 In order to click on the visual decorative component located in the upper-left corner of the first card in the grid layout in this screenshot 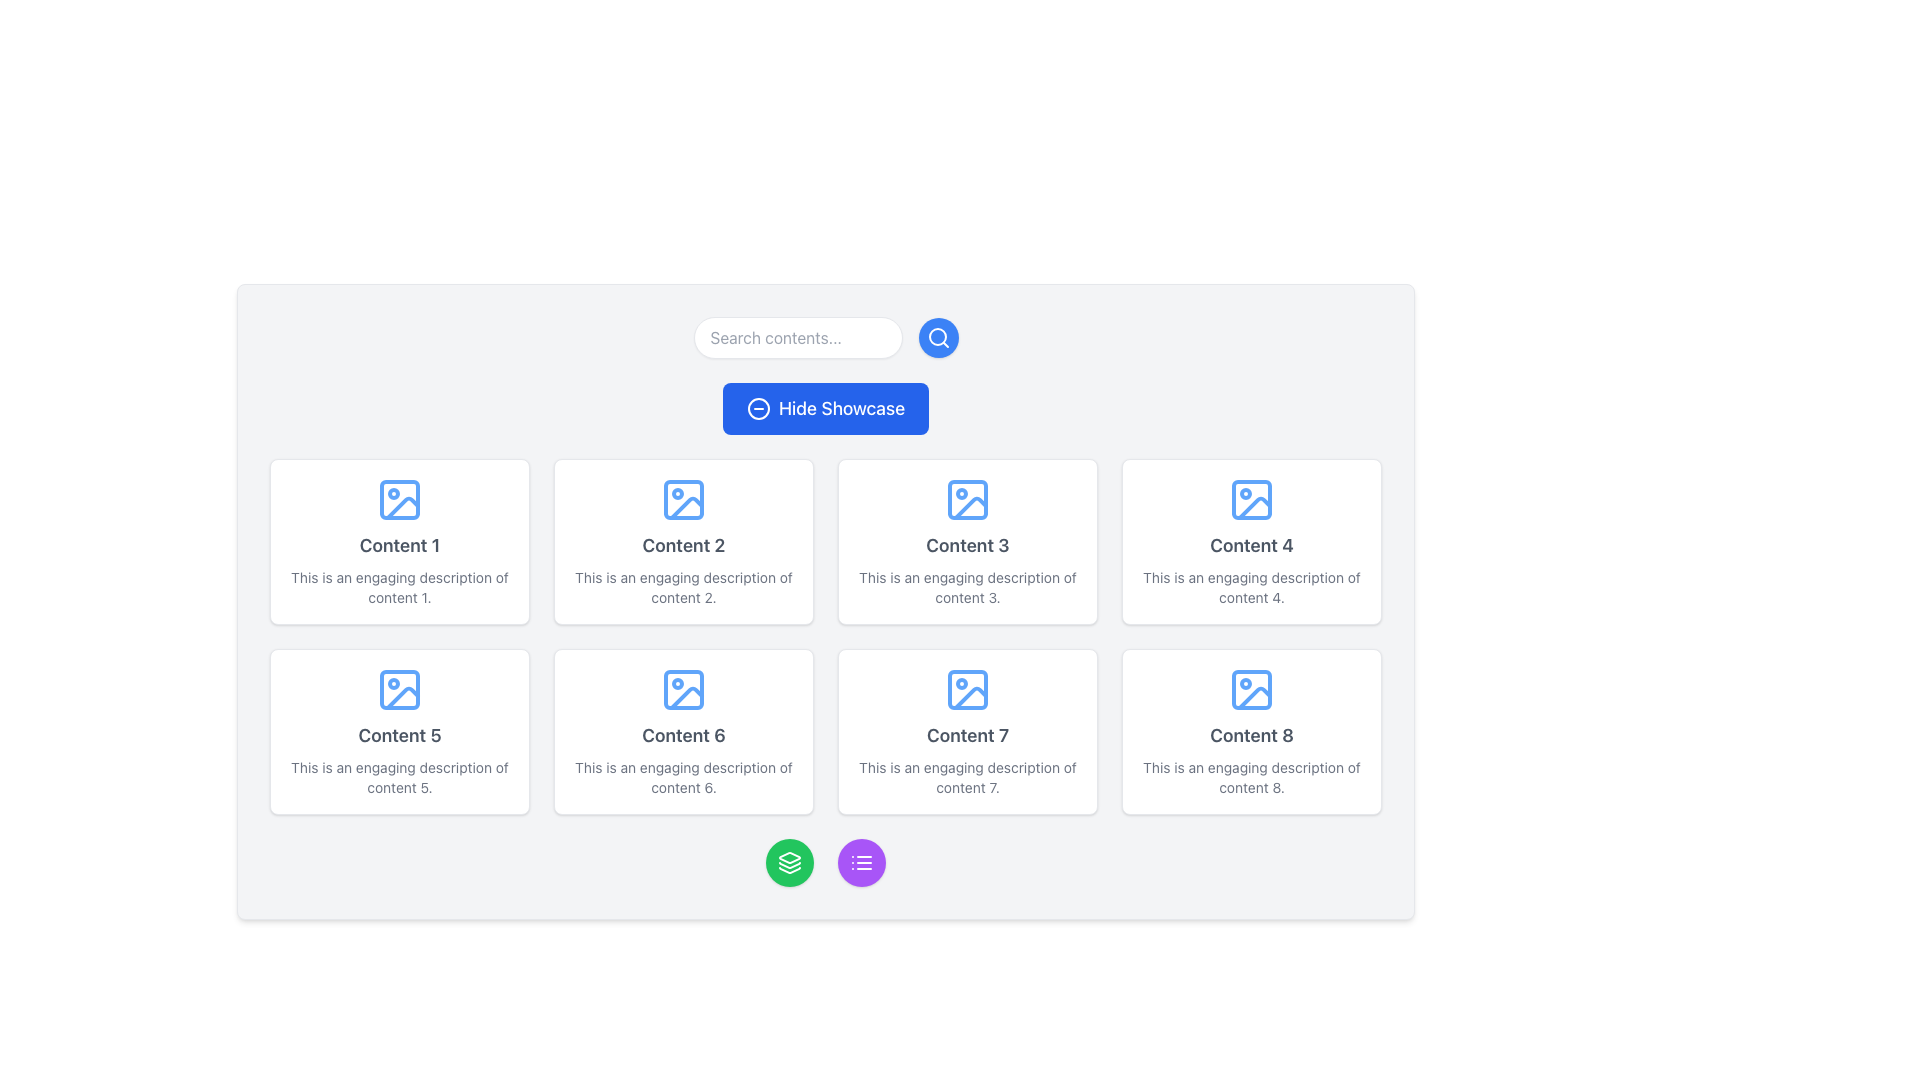, I will do `click(399, 499)`.